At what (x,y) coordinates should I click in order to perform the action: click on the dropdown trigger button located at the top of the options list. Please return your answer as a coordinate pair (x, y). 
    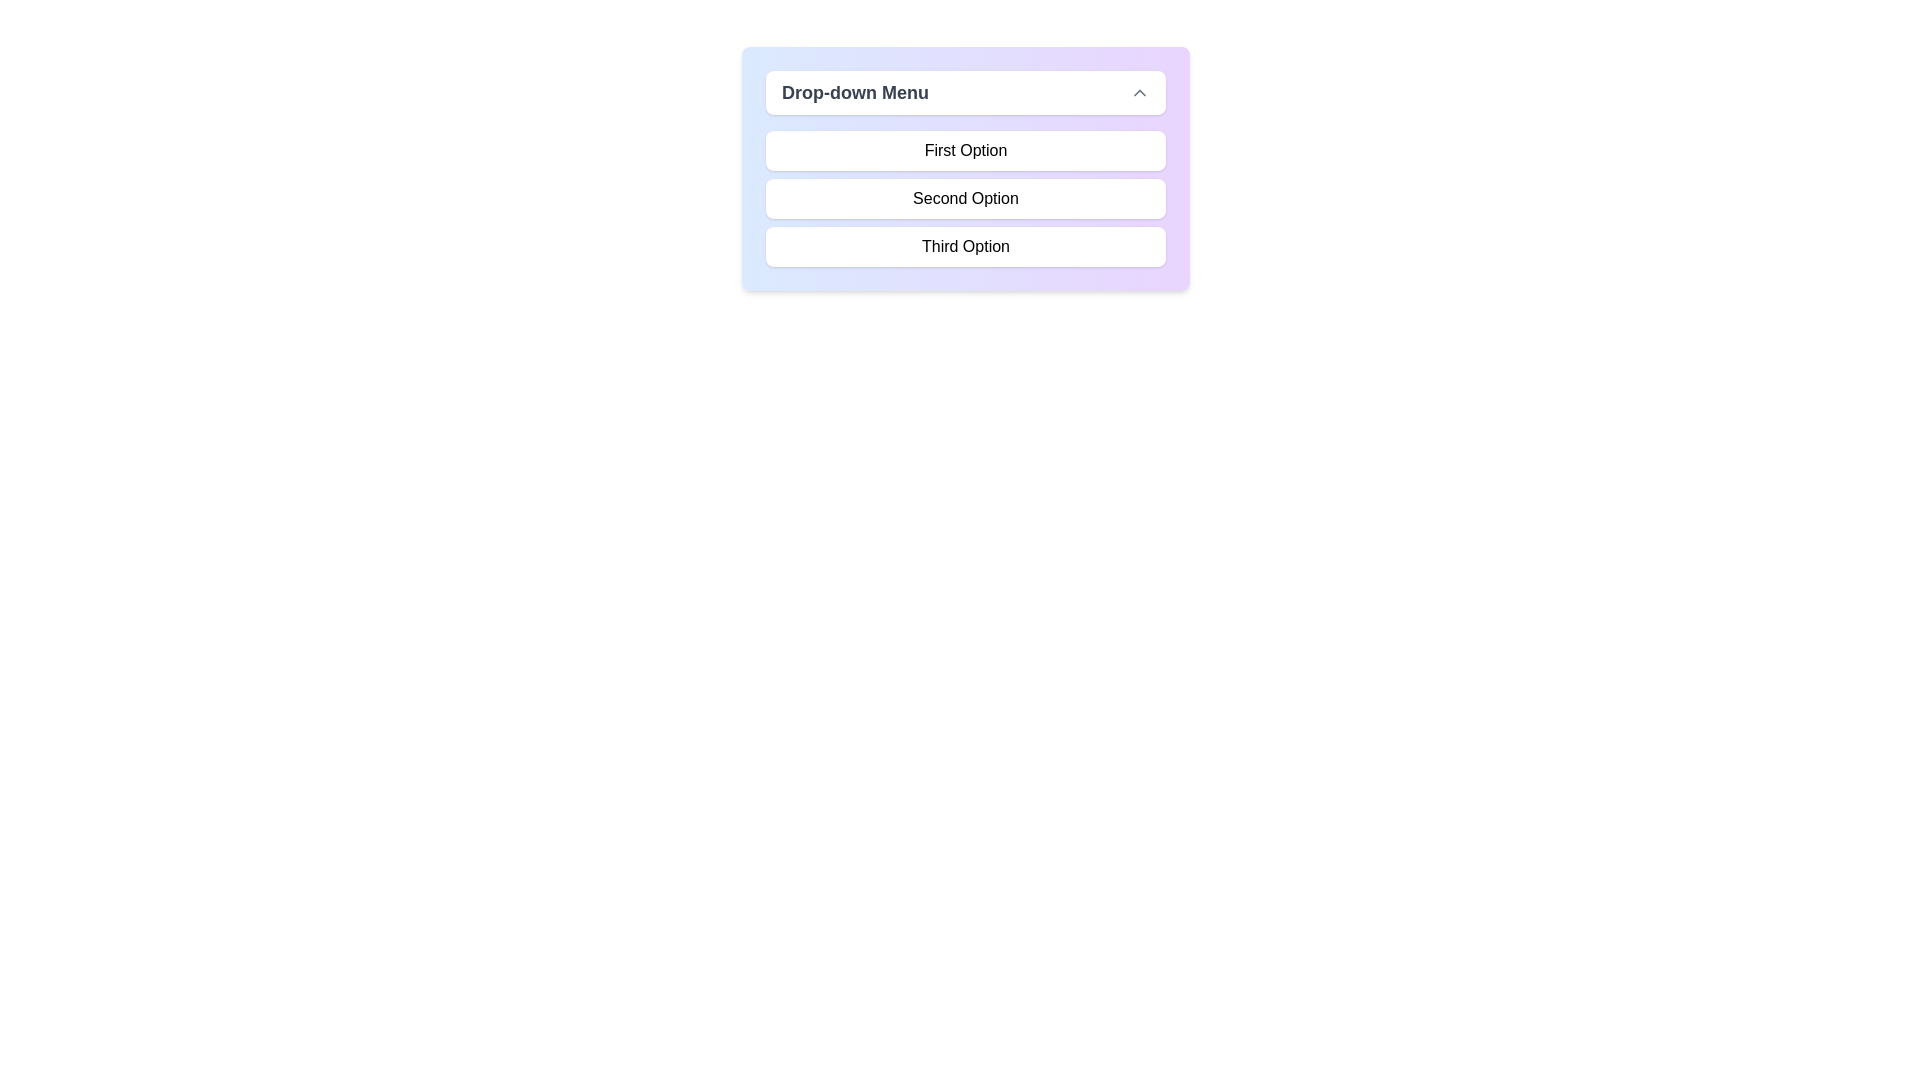
    Looking at the image, I should click on (965, 92).